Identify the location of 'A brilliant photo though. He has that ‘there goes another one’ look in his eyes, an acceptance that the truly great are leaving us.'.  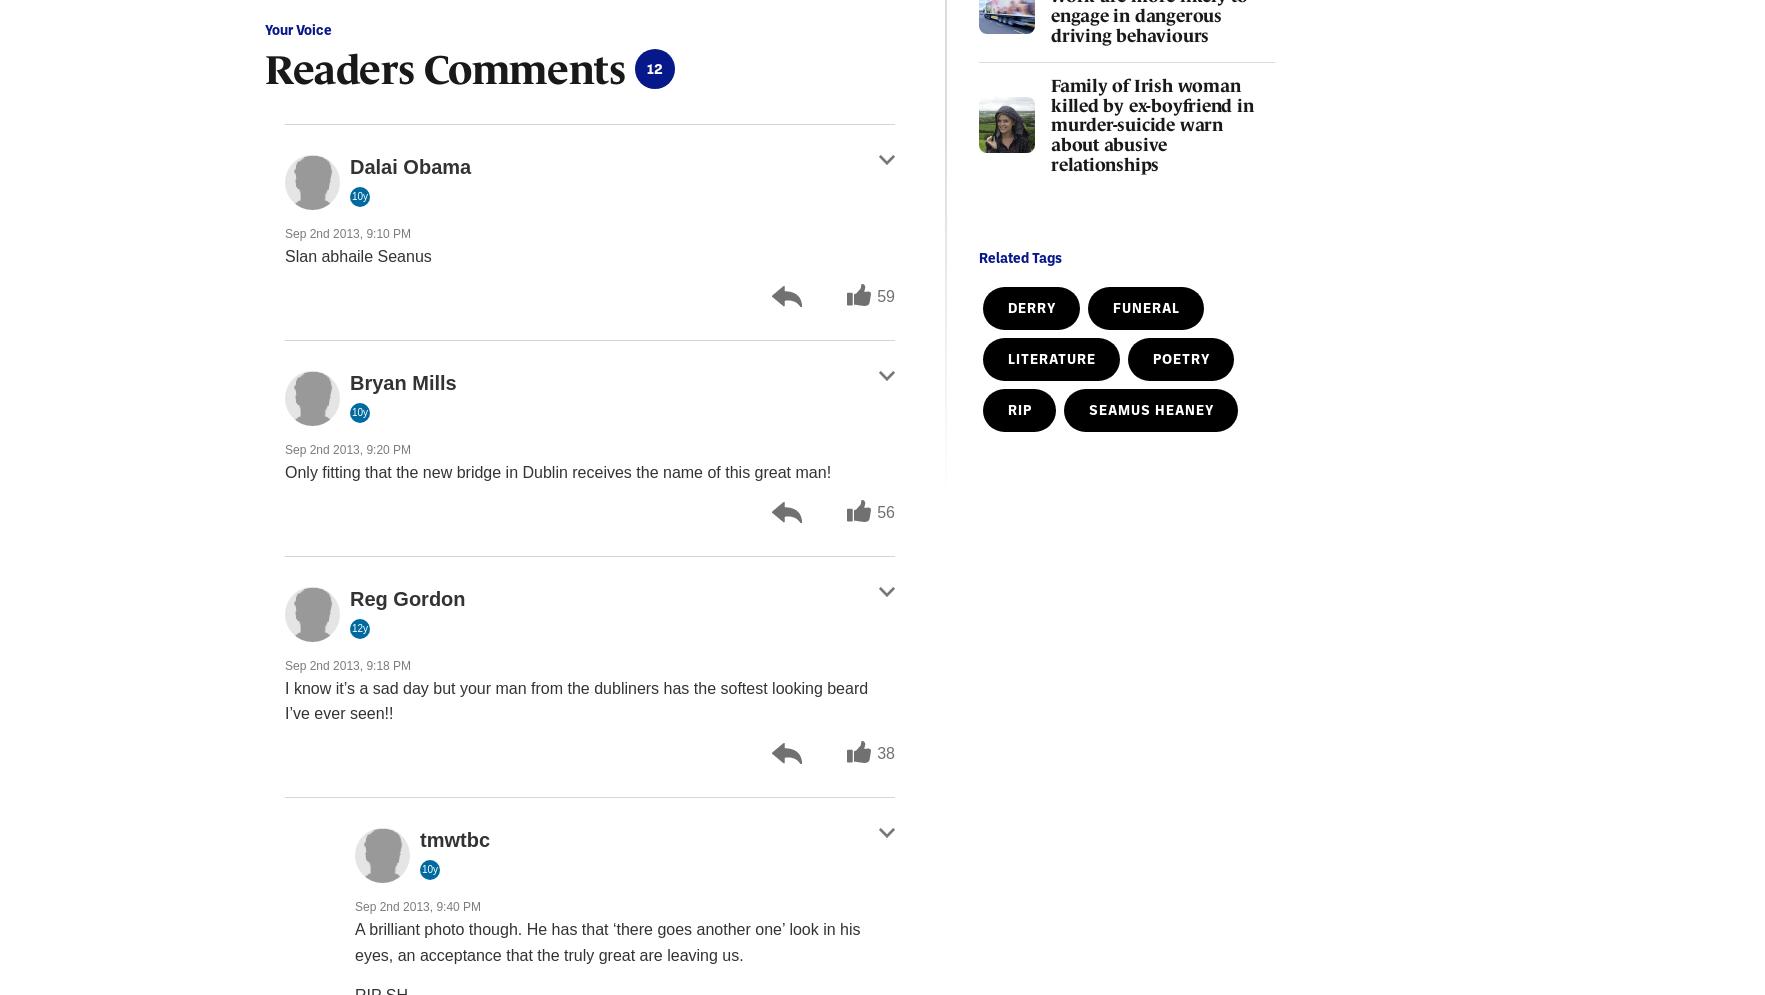
(606, 941).